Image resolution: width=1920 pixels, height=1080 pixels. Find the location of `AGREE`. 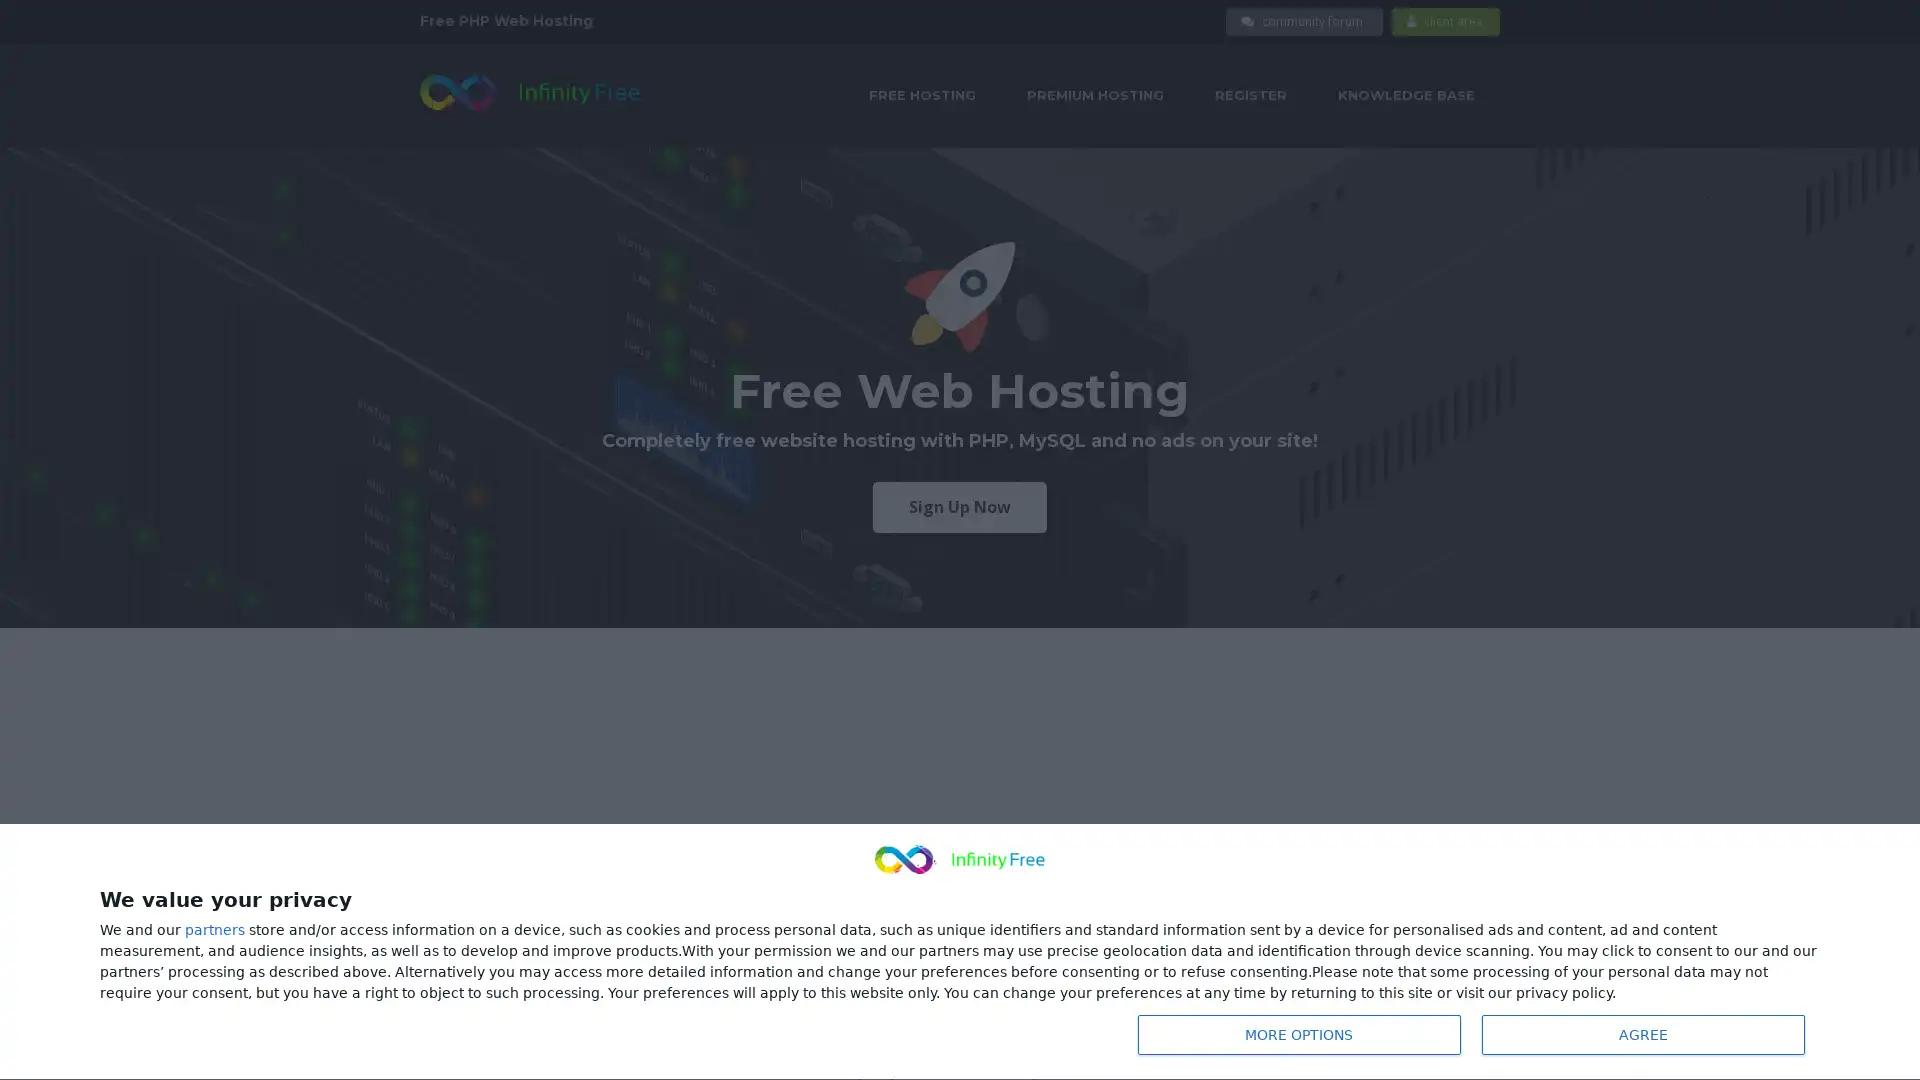

AGREE is located at coordinates (1640, 1034).